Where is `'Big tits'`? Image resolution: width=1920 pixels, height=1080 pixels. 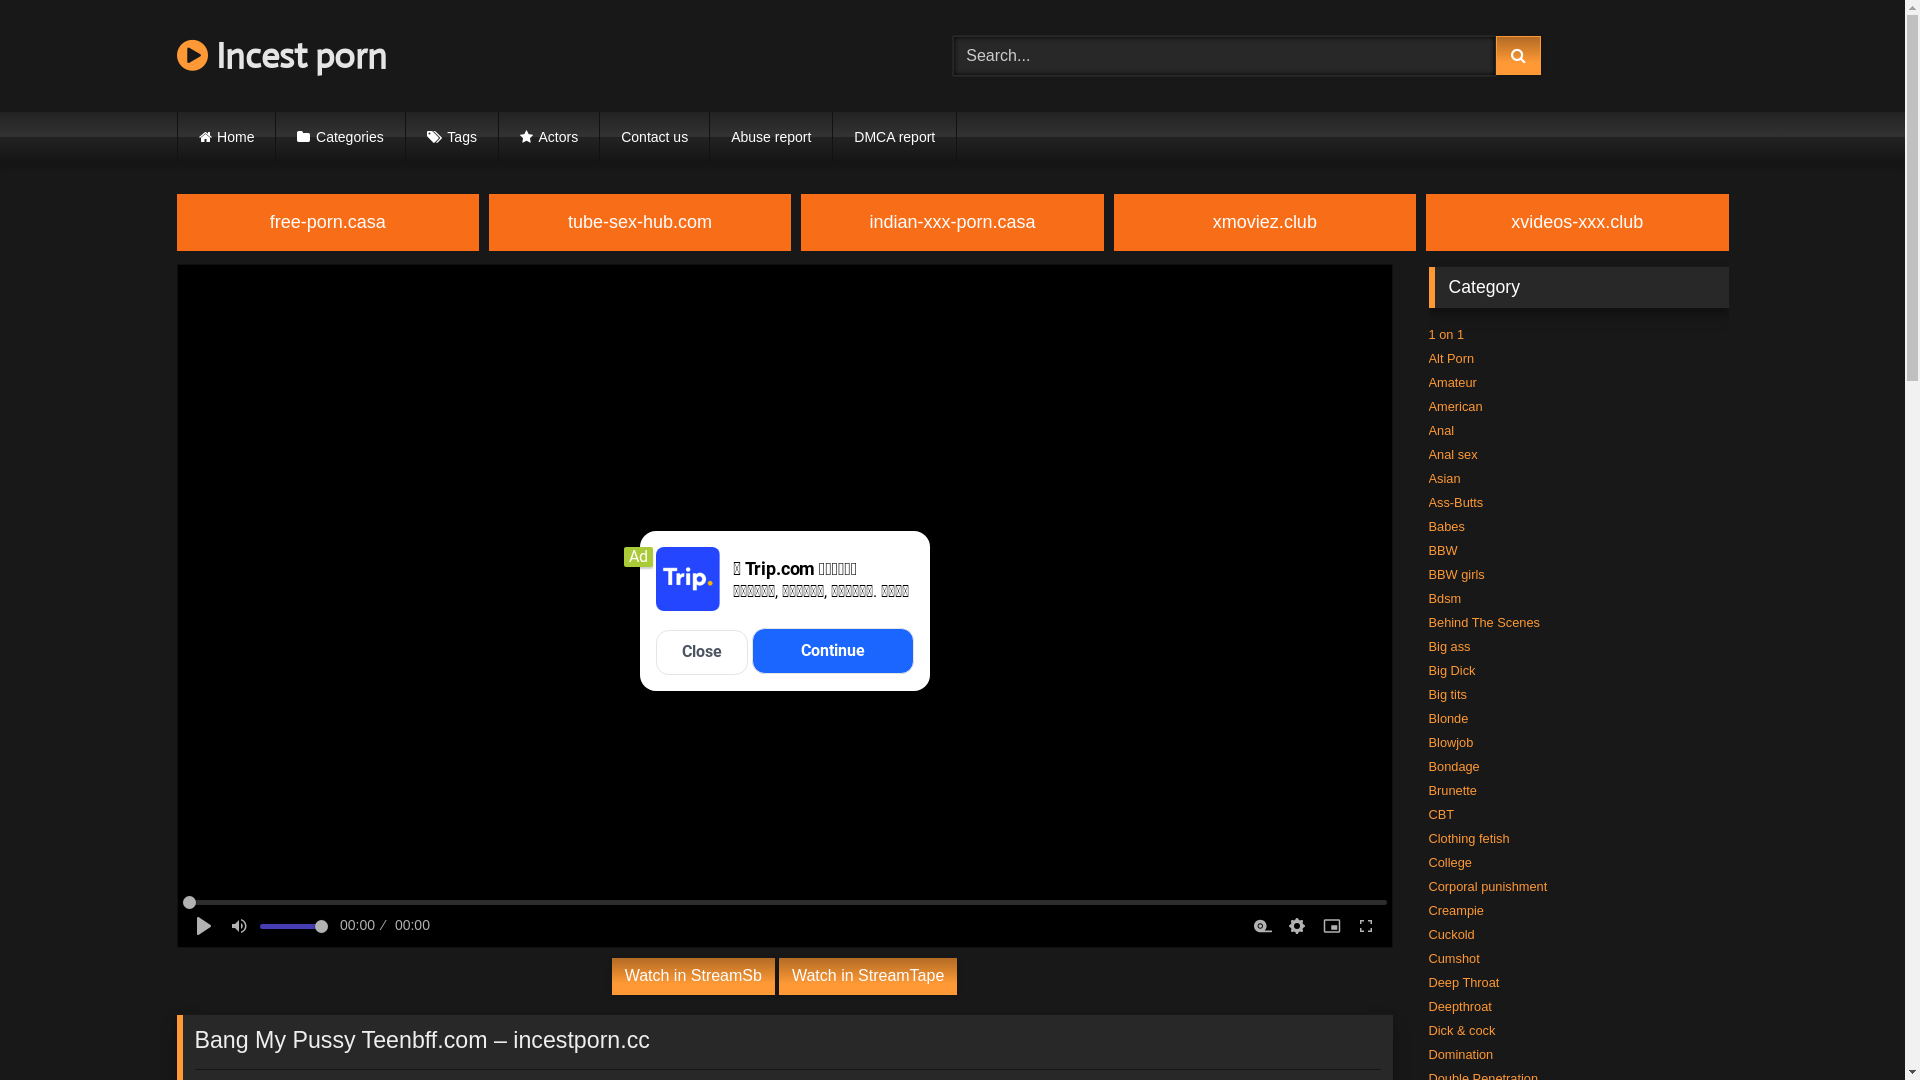 'Big tits' is located at coordinates (1446, 693).